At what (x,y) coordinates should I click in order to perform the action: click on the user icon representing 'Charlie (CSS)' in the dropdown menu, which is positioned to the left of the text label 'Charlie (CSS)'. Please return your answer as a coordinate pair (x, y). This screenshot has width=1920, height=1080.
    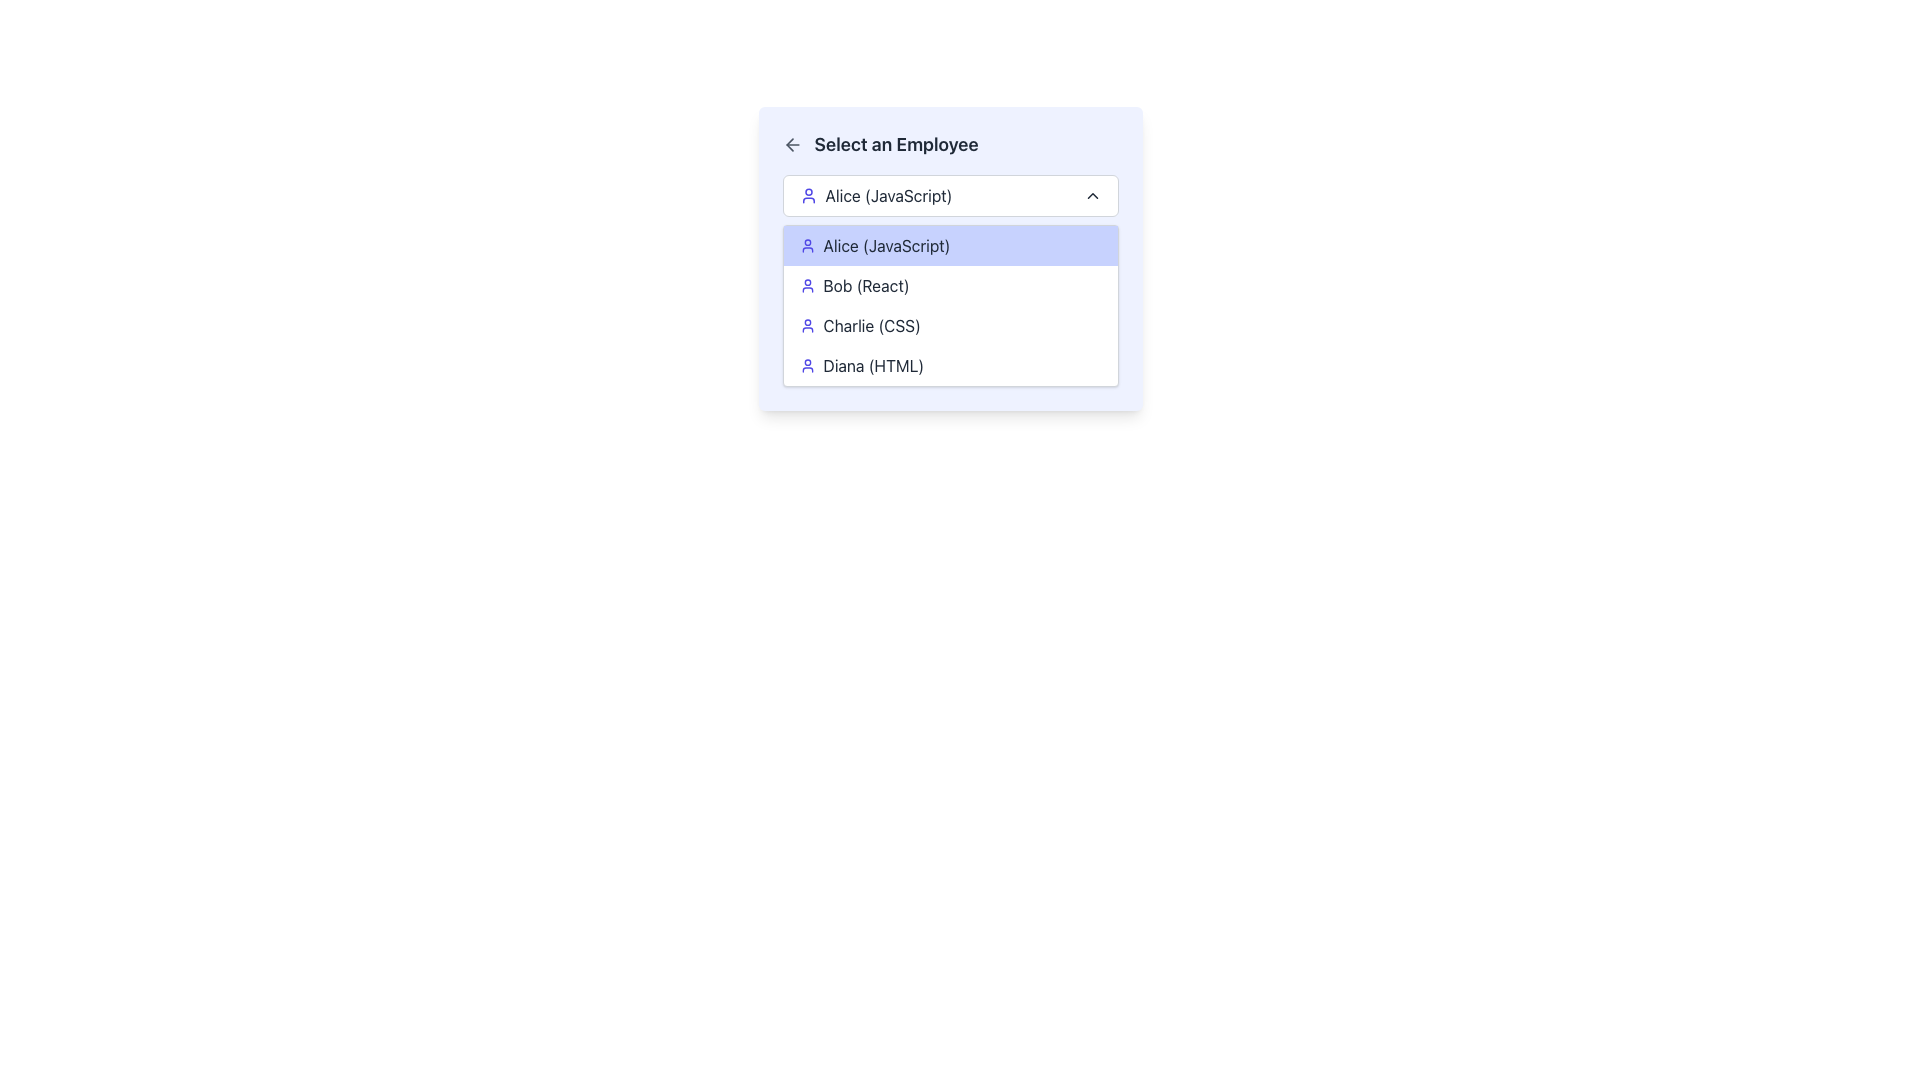
    Looking at the image, I should click on (807, 325).